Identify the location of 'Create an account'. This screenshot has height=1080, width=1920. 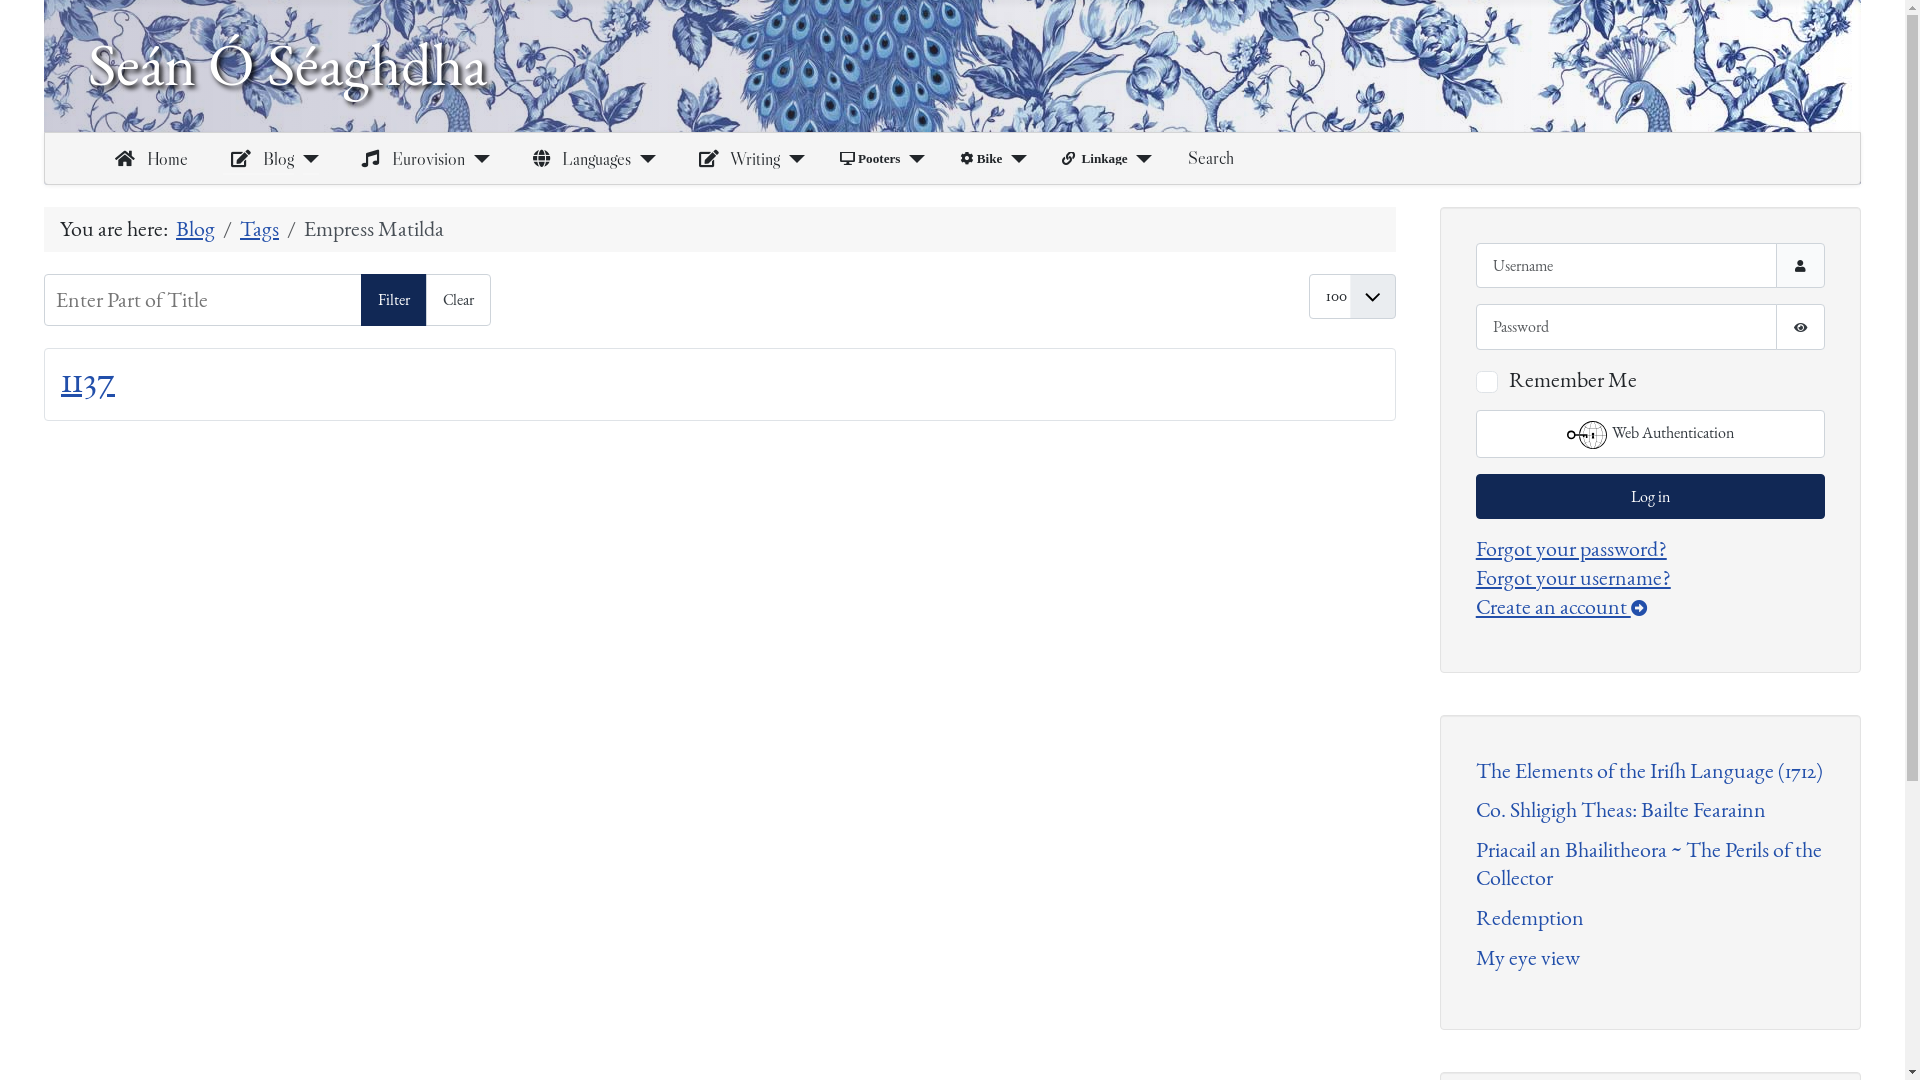
(1476, 605).